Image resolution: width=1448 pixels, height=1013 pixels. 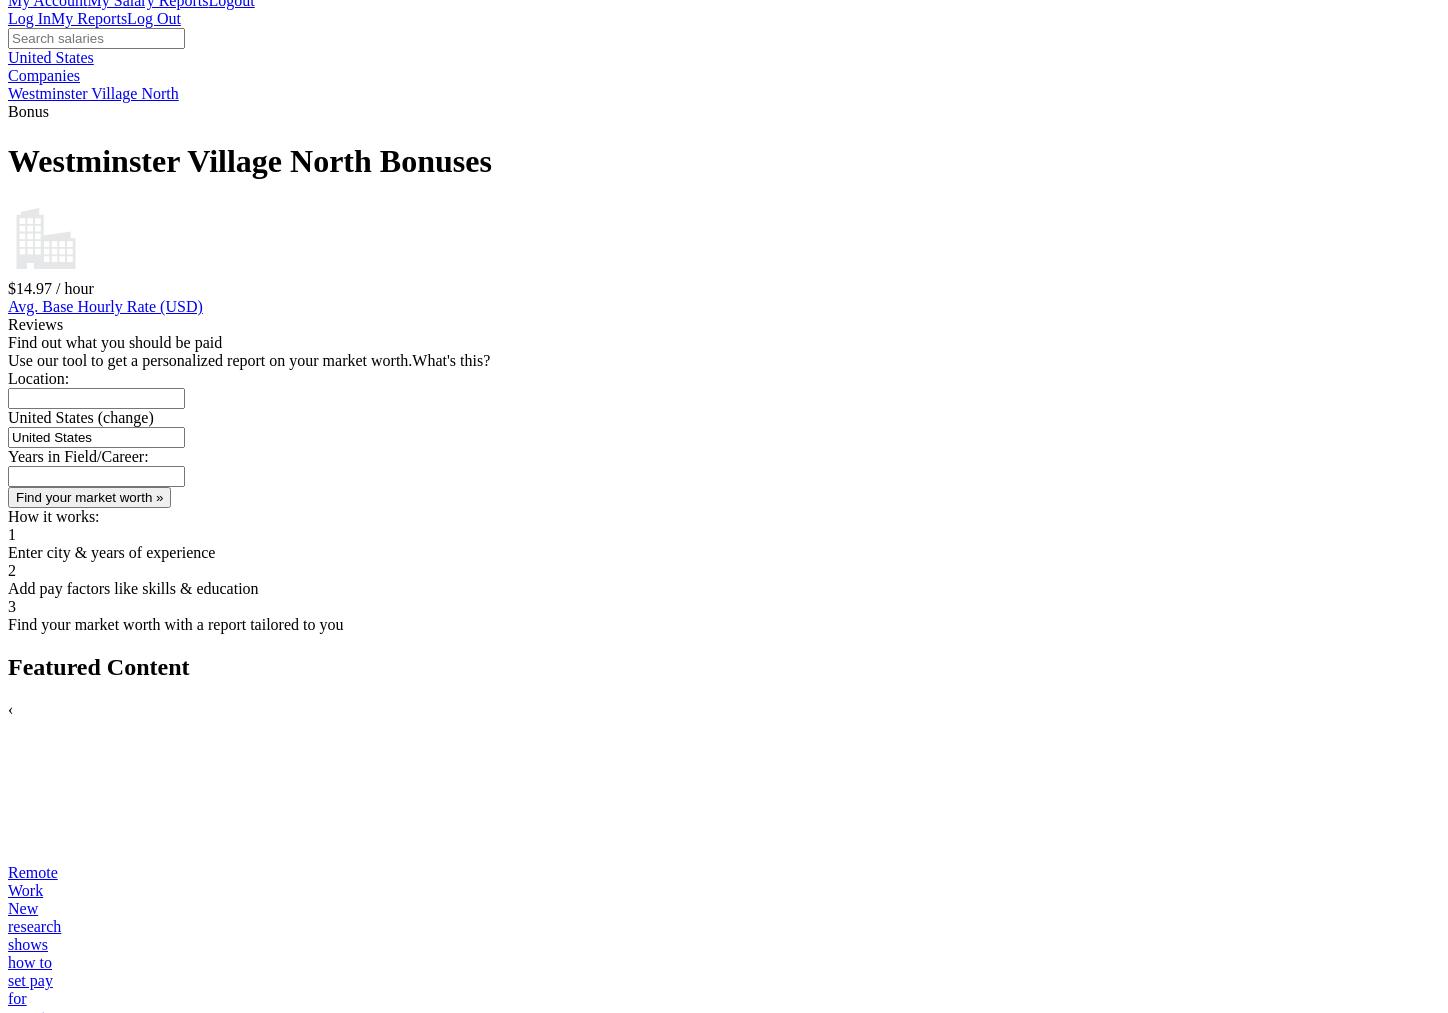 What do you see at coordinates (209, 359) in the screenshot?
I see `'Use our tool to get a personalized report on your market worth.'` at bounding box center [209, 359].